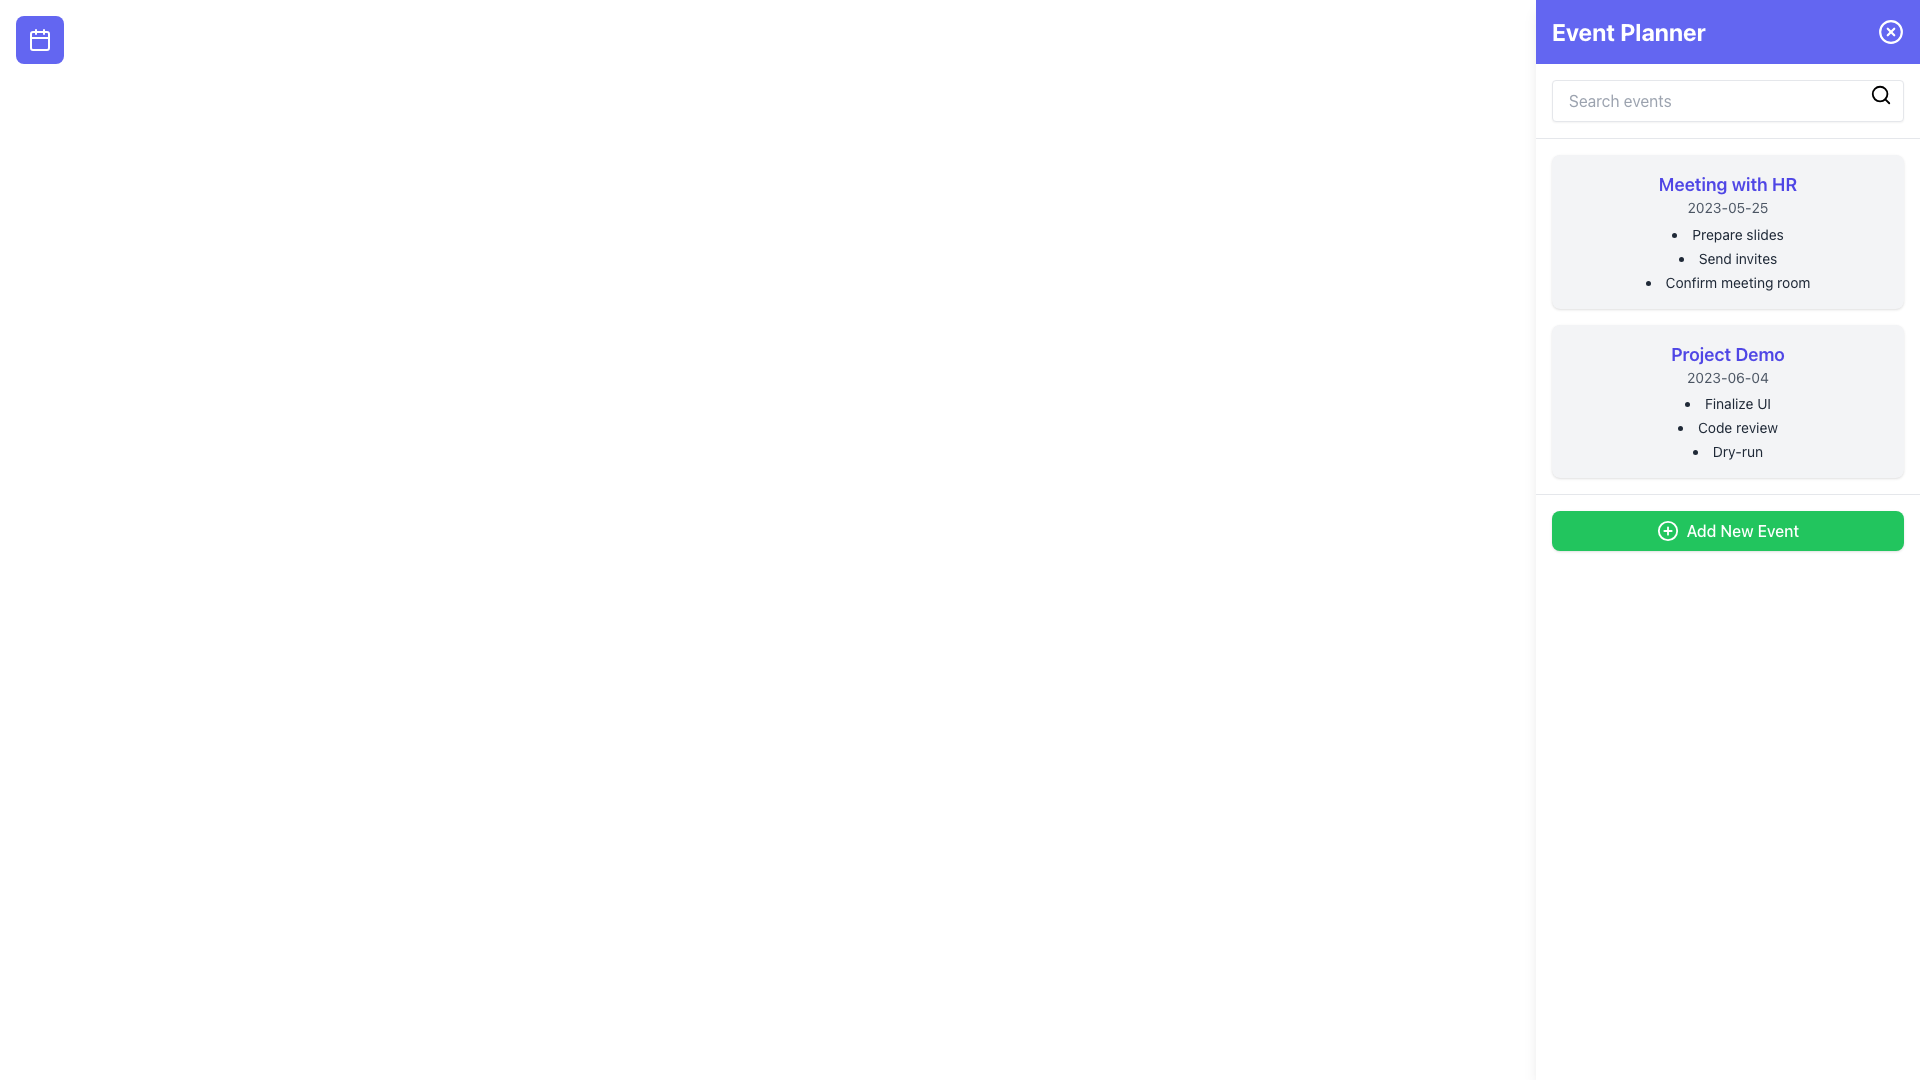 The image size is (1920, 1080). What do you see at coordinates (1727, 257) in the screenshot?
I see `items from the vertical list under the 'Meeting with HR' section, which includes 'Prepare slides,' 'Send invites,' and 'Confirm meeting room.'` at bounding box center [1727, 257].